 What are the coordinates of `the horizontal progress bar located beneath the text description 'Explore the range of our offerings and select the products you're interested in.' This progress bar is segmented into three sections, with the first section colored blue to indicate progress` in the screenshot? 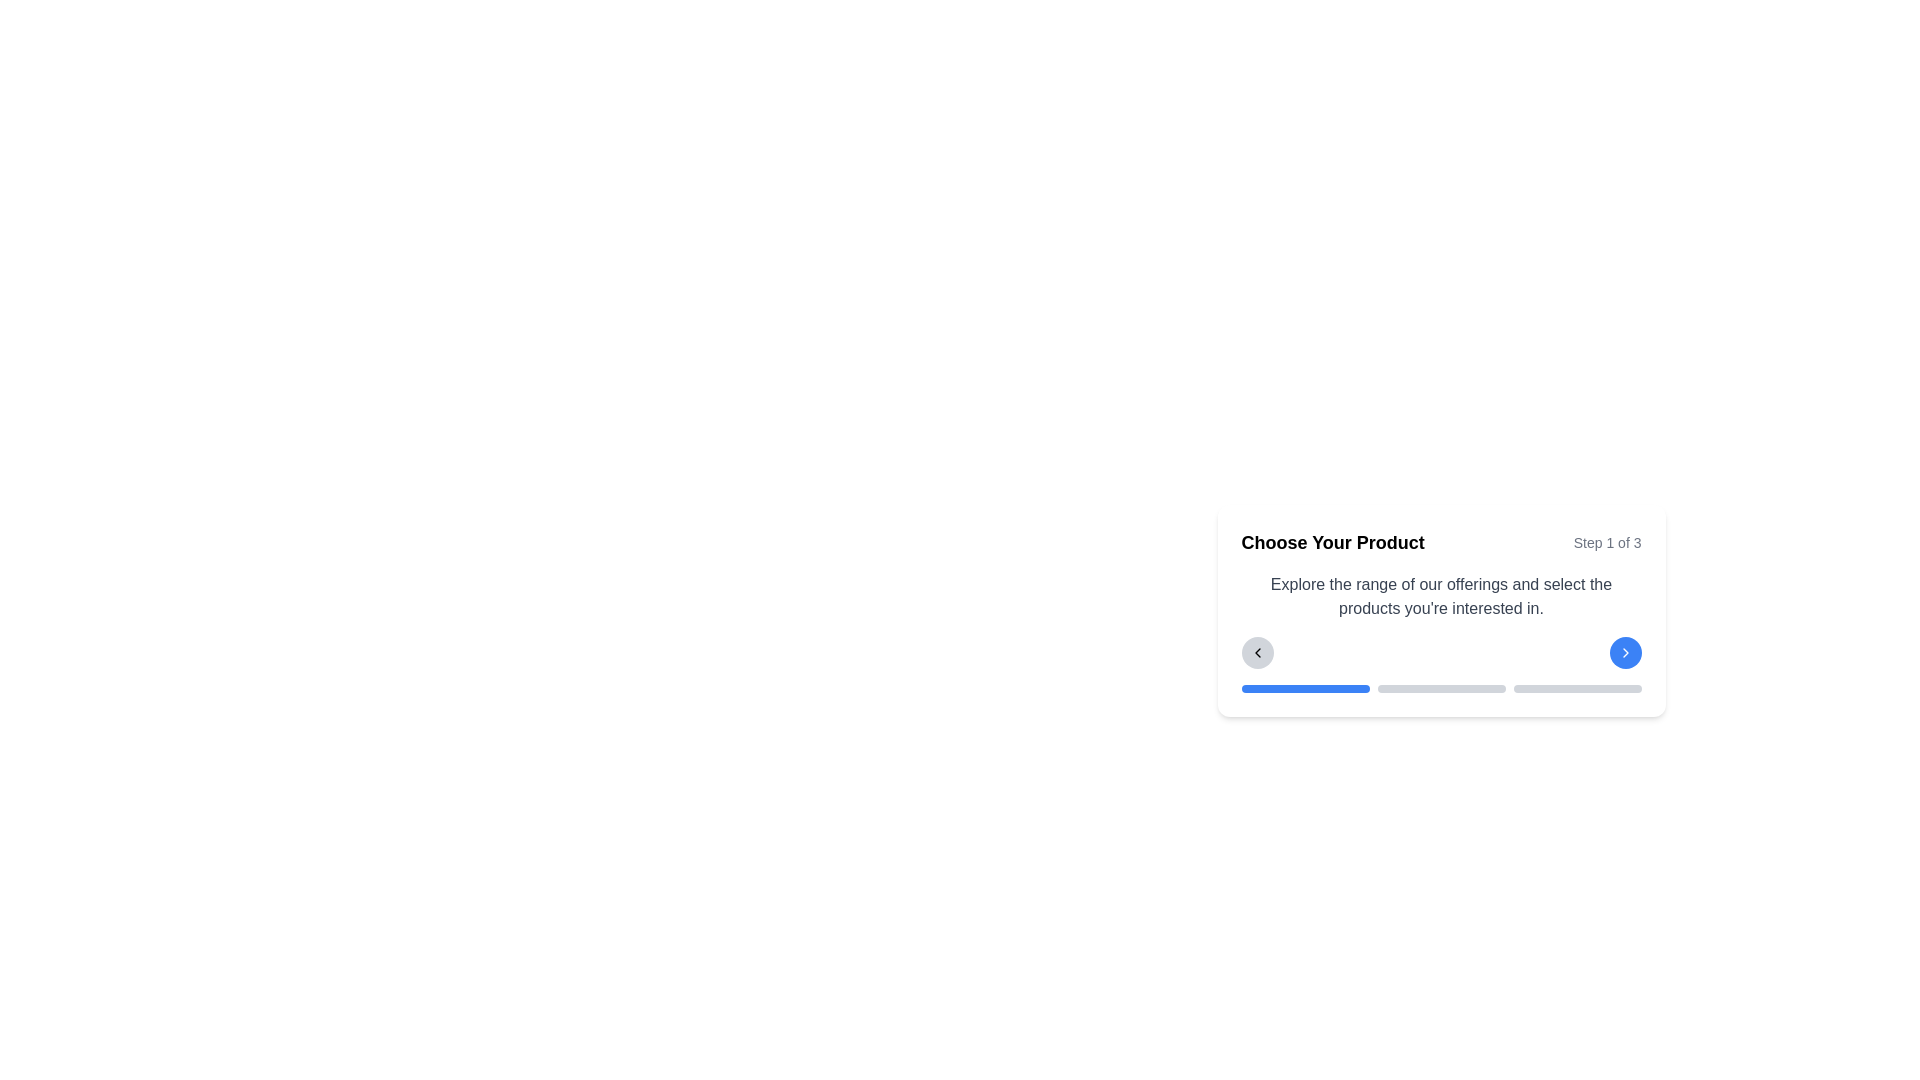 It's located at (1441, 688).